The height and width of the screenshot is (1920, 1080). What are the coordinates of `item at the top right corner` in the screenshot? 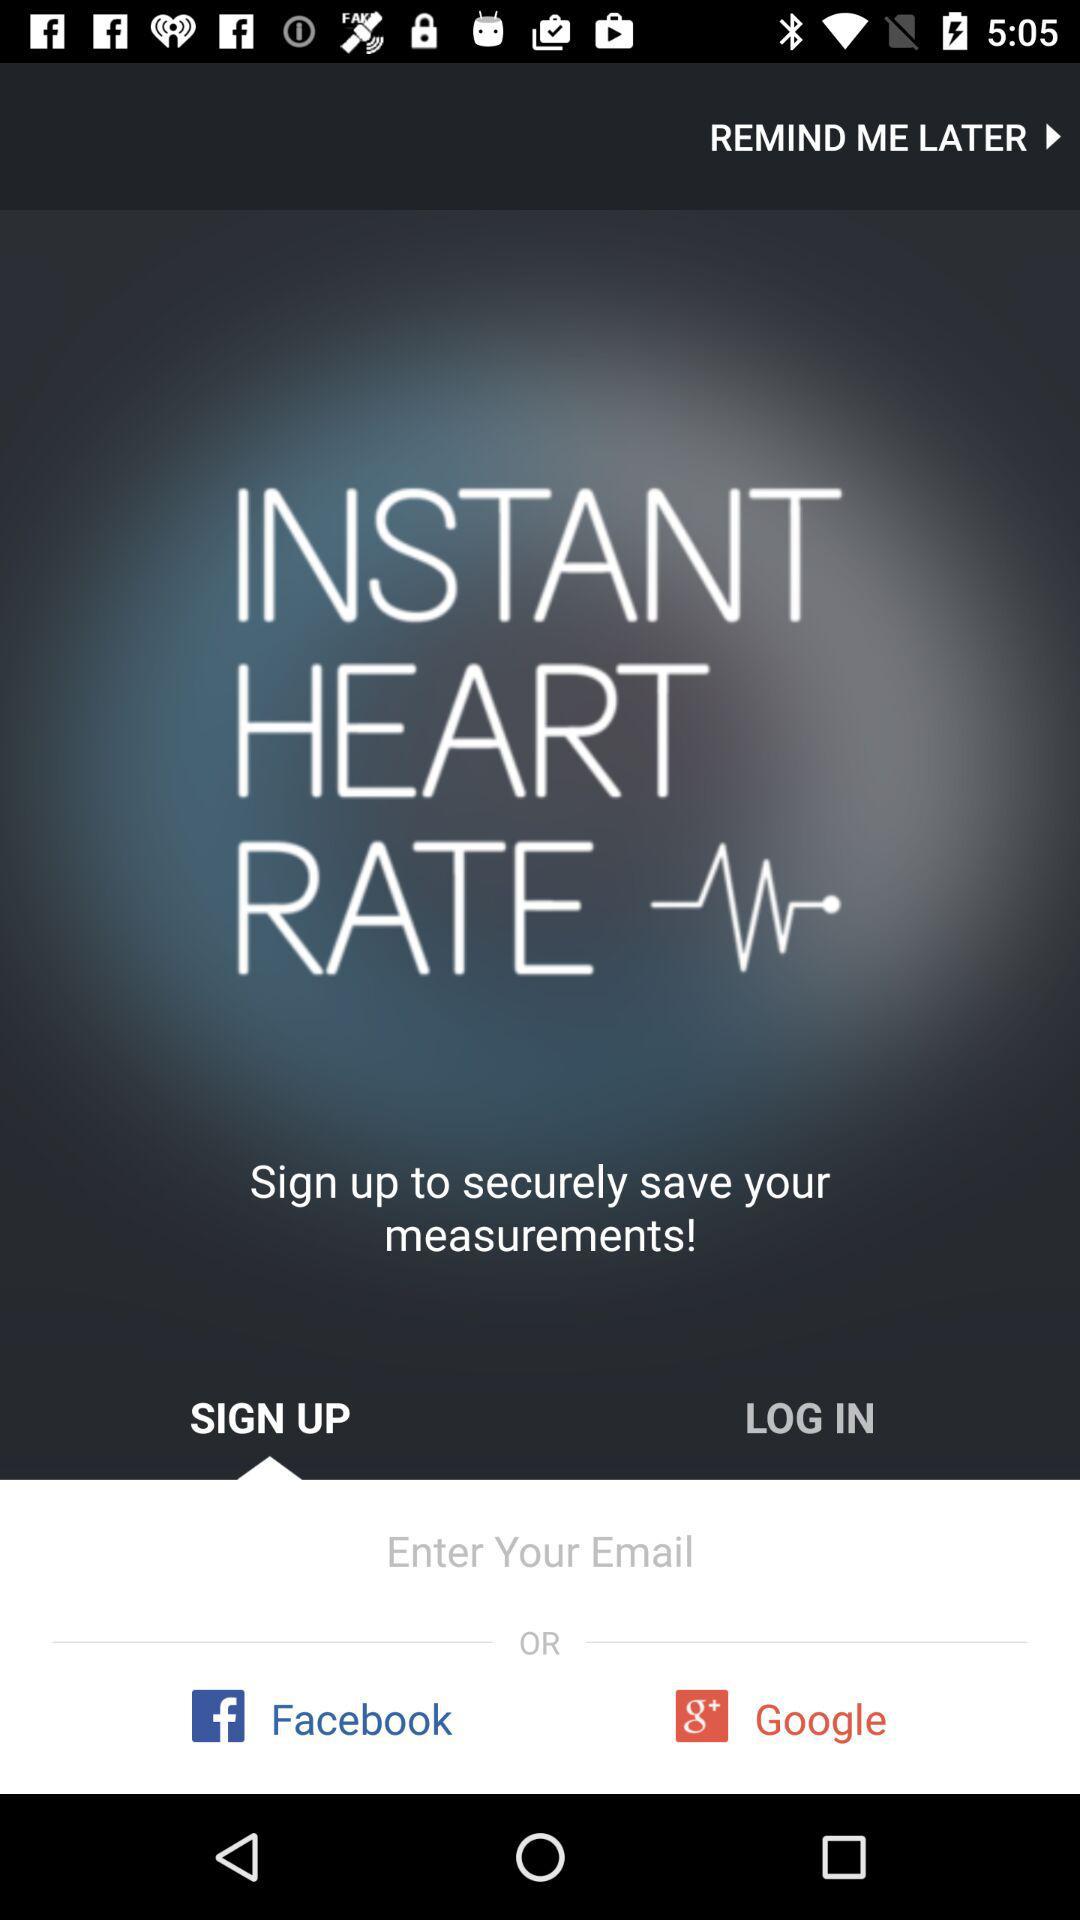 It's located at (893, 135).